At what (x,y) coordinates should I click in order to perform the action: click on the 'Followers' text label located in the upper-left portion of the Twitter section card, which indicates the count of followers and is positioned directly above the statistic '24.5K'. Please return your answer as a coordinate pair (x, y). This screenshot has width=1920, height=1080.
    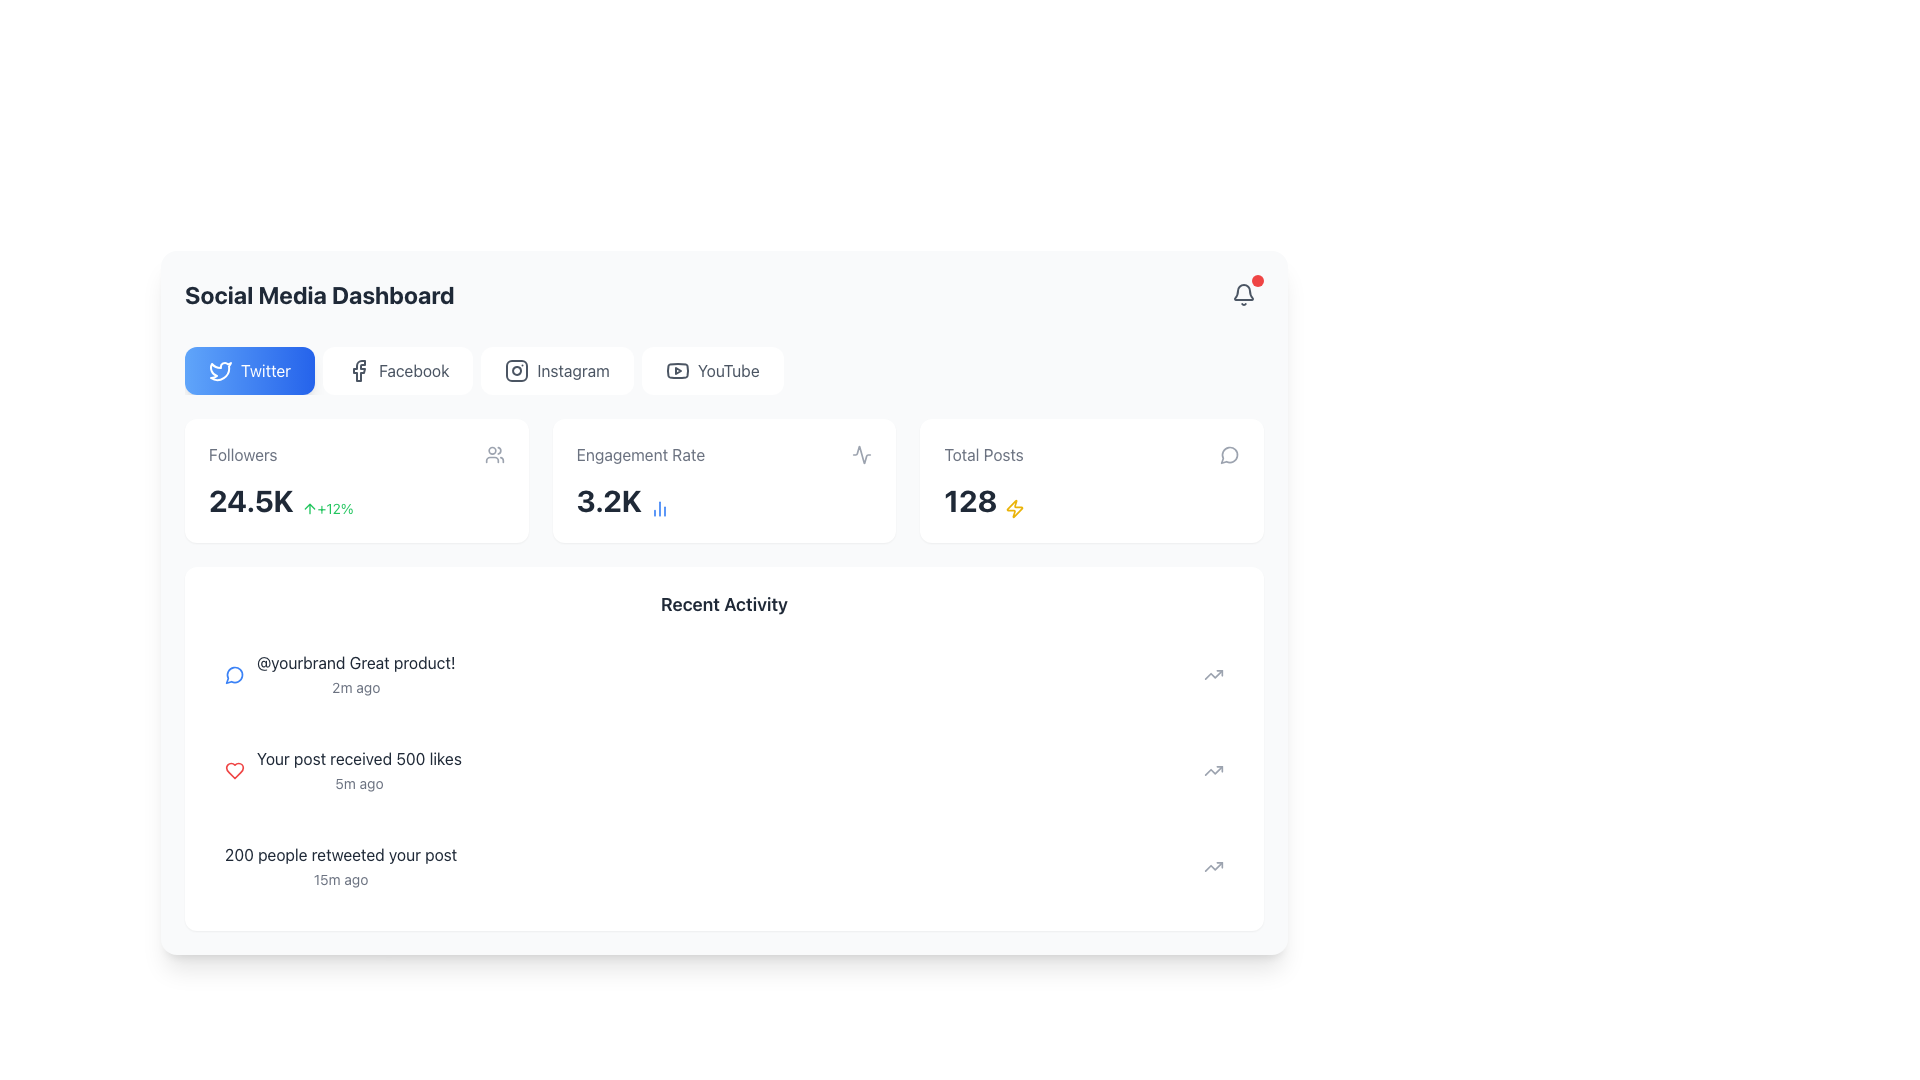
    Looking at the image, I should click on (242, 455).